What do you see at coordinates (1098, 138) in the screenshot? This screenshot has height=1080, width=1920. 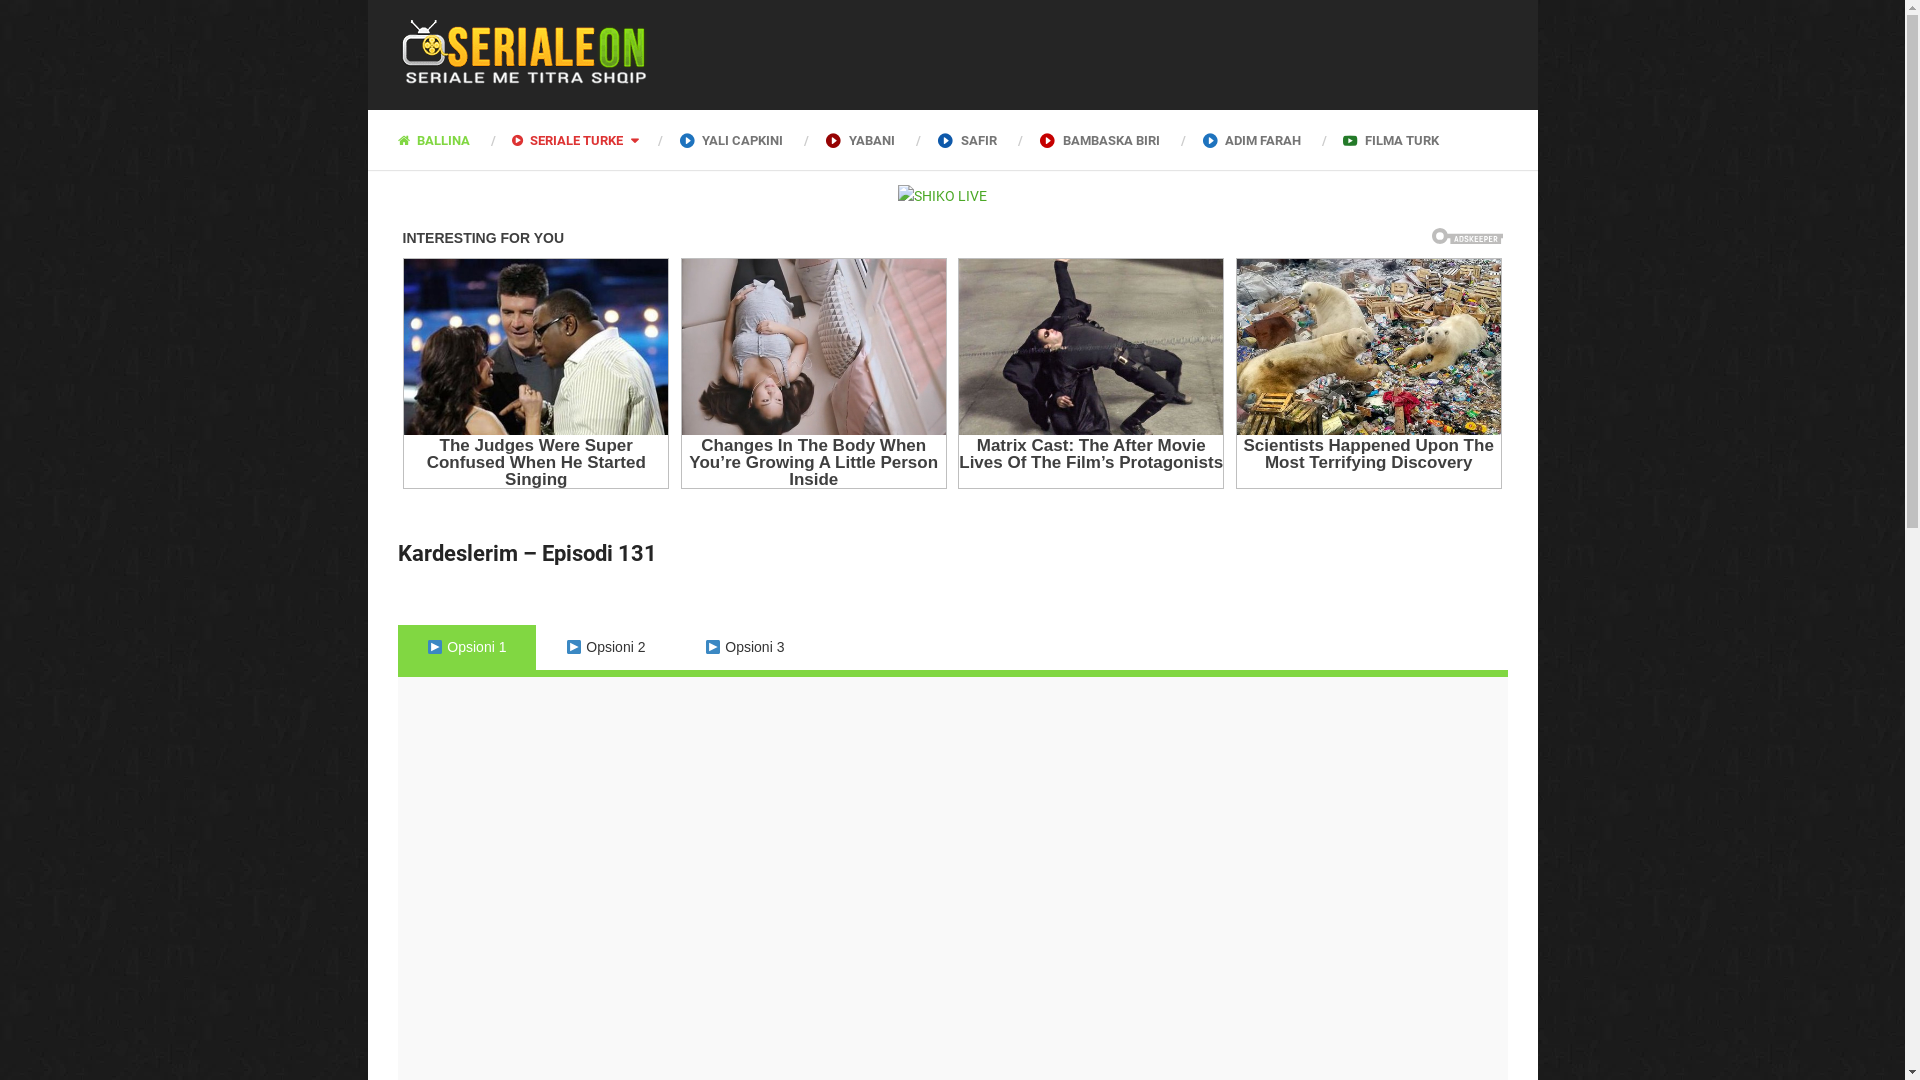 I see `'BAMBASKA BIRI'` at bounding box center [1098, 138].